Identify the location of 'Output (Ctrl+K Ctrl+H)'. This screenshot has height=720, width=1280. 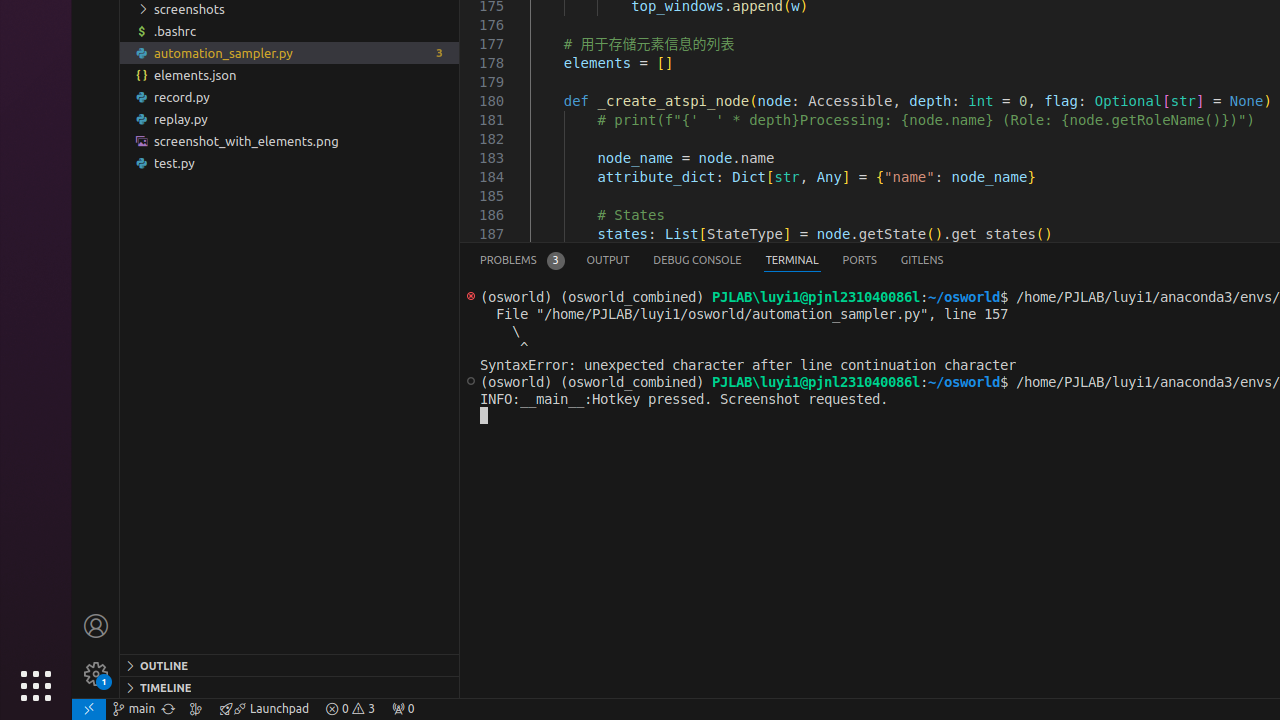
(607, 259).